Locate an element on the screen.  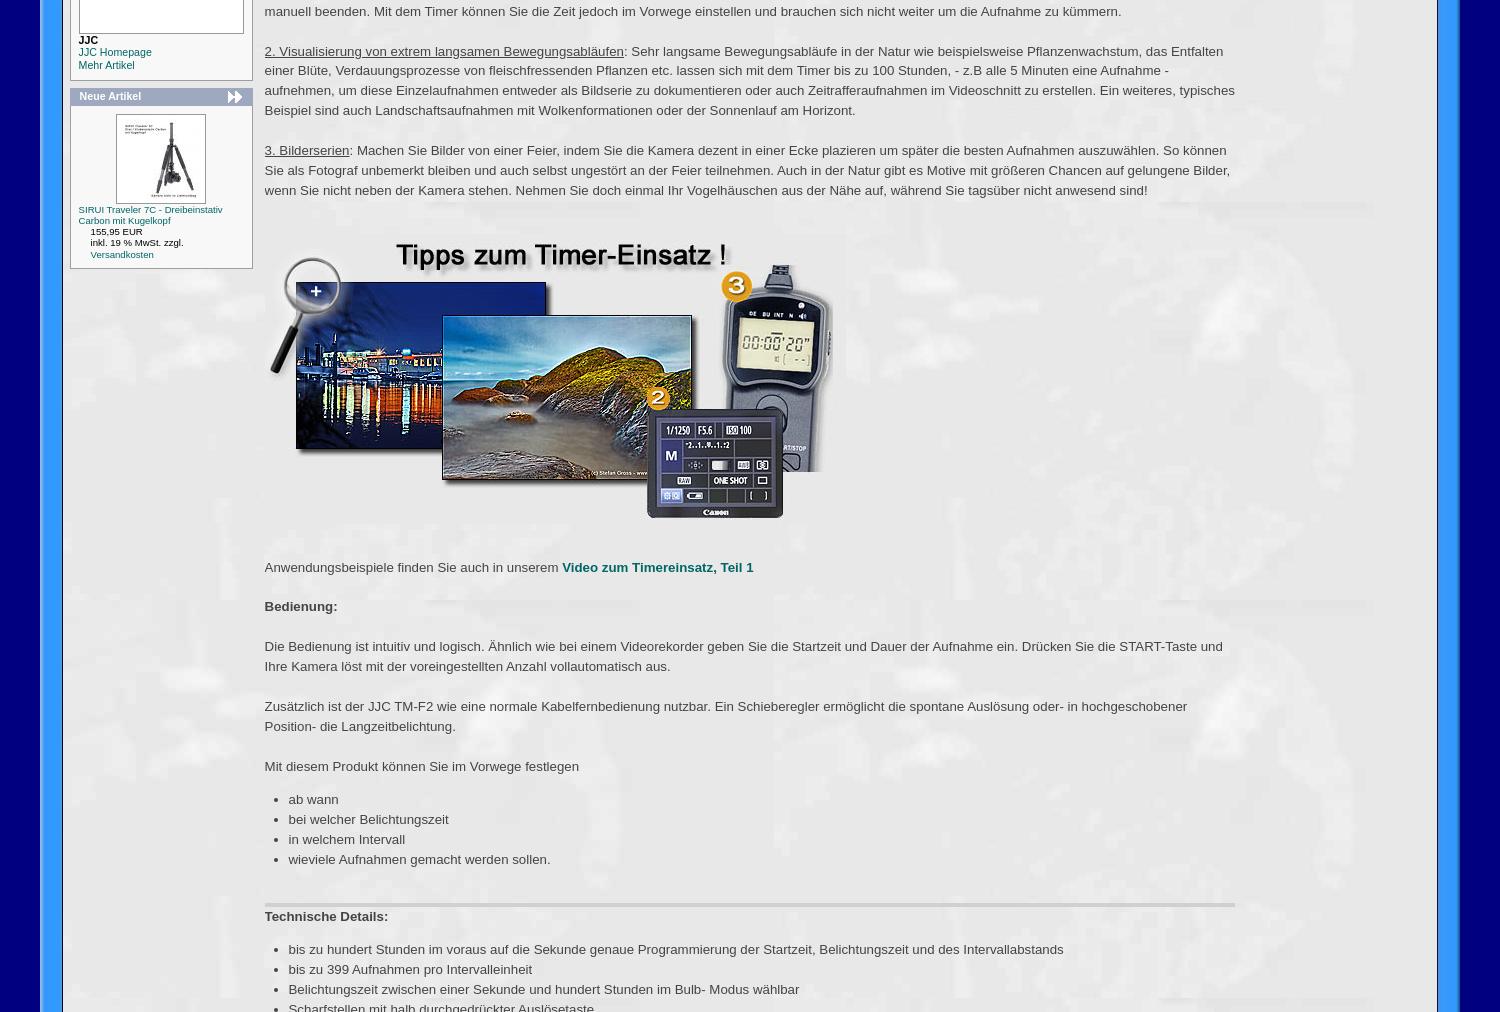
'JJC Homepage' is located at coordinates (113, 51).